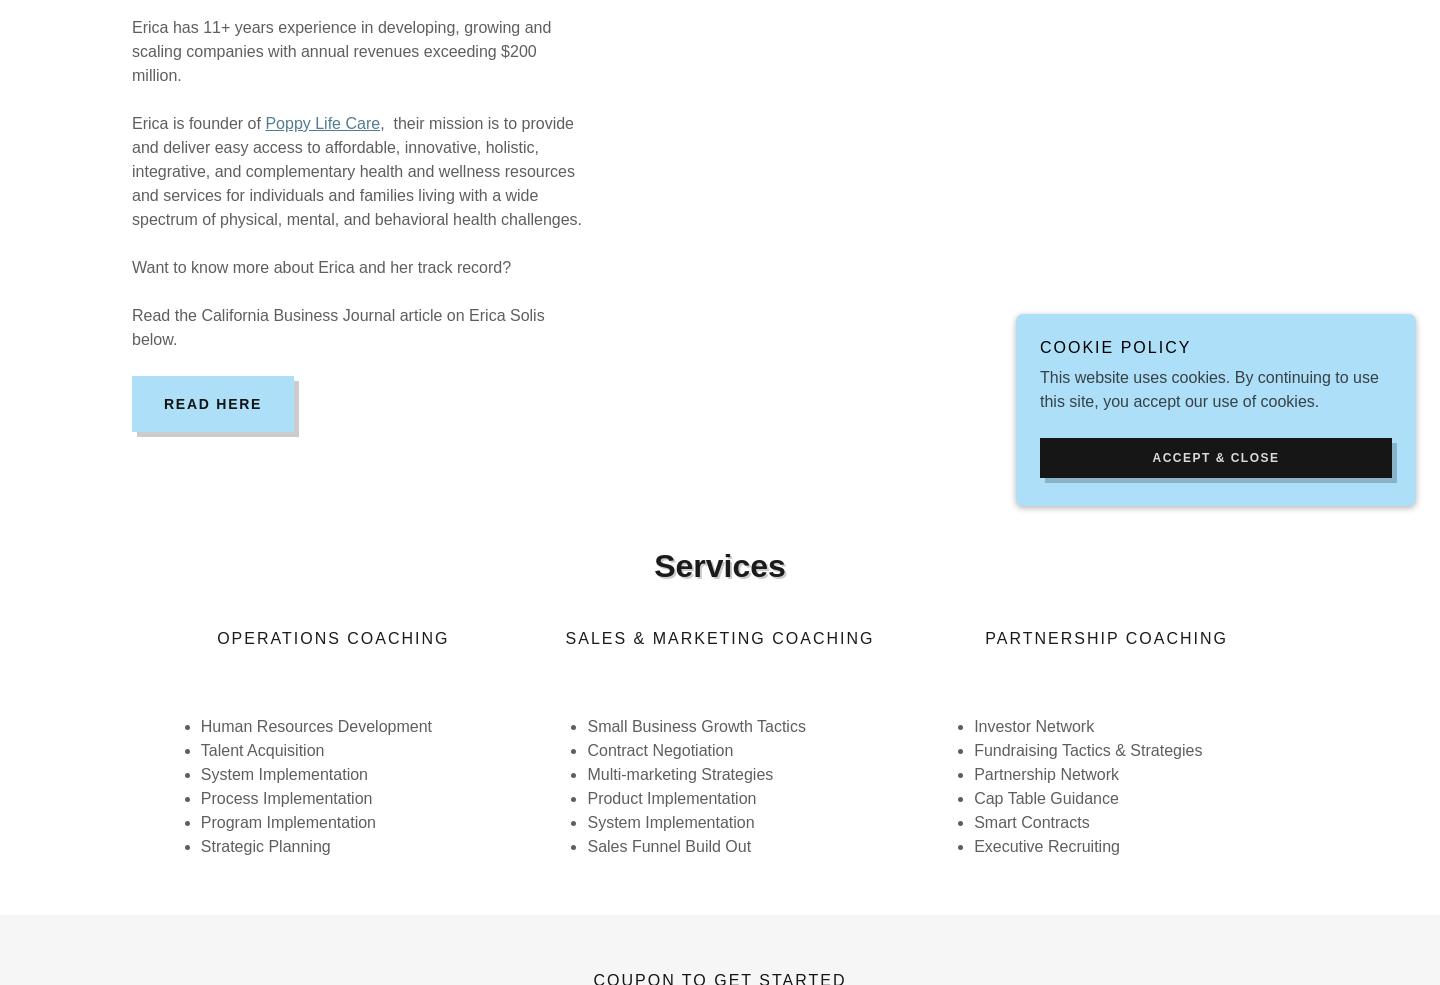  What do you see at coordinates (653, 564) in the screenshot?
I see `'Services'` at bounding box center [653, 564].